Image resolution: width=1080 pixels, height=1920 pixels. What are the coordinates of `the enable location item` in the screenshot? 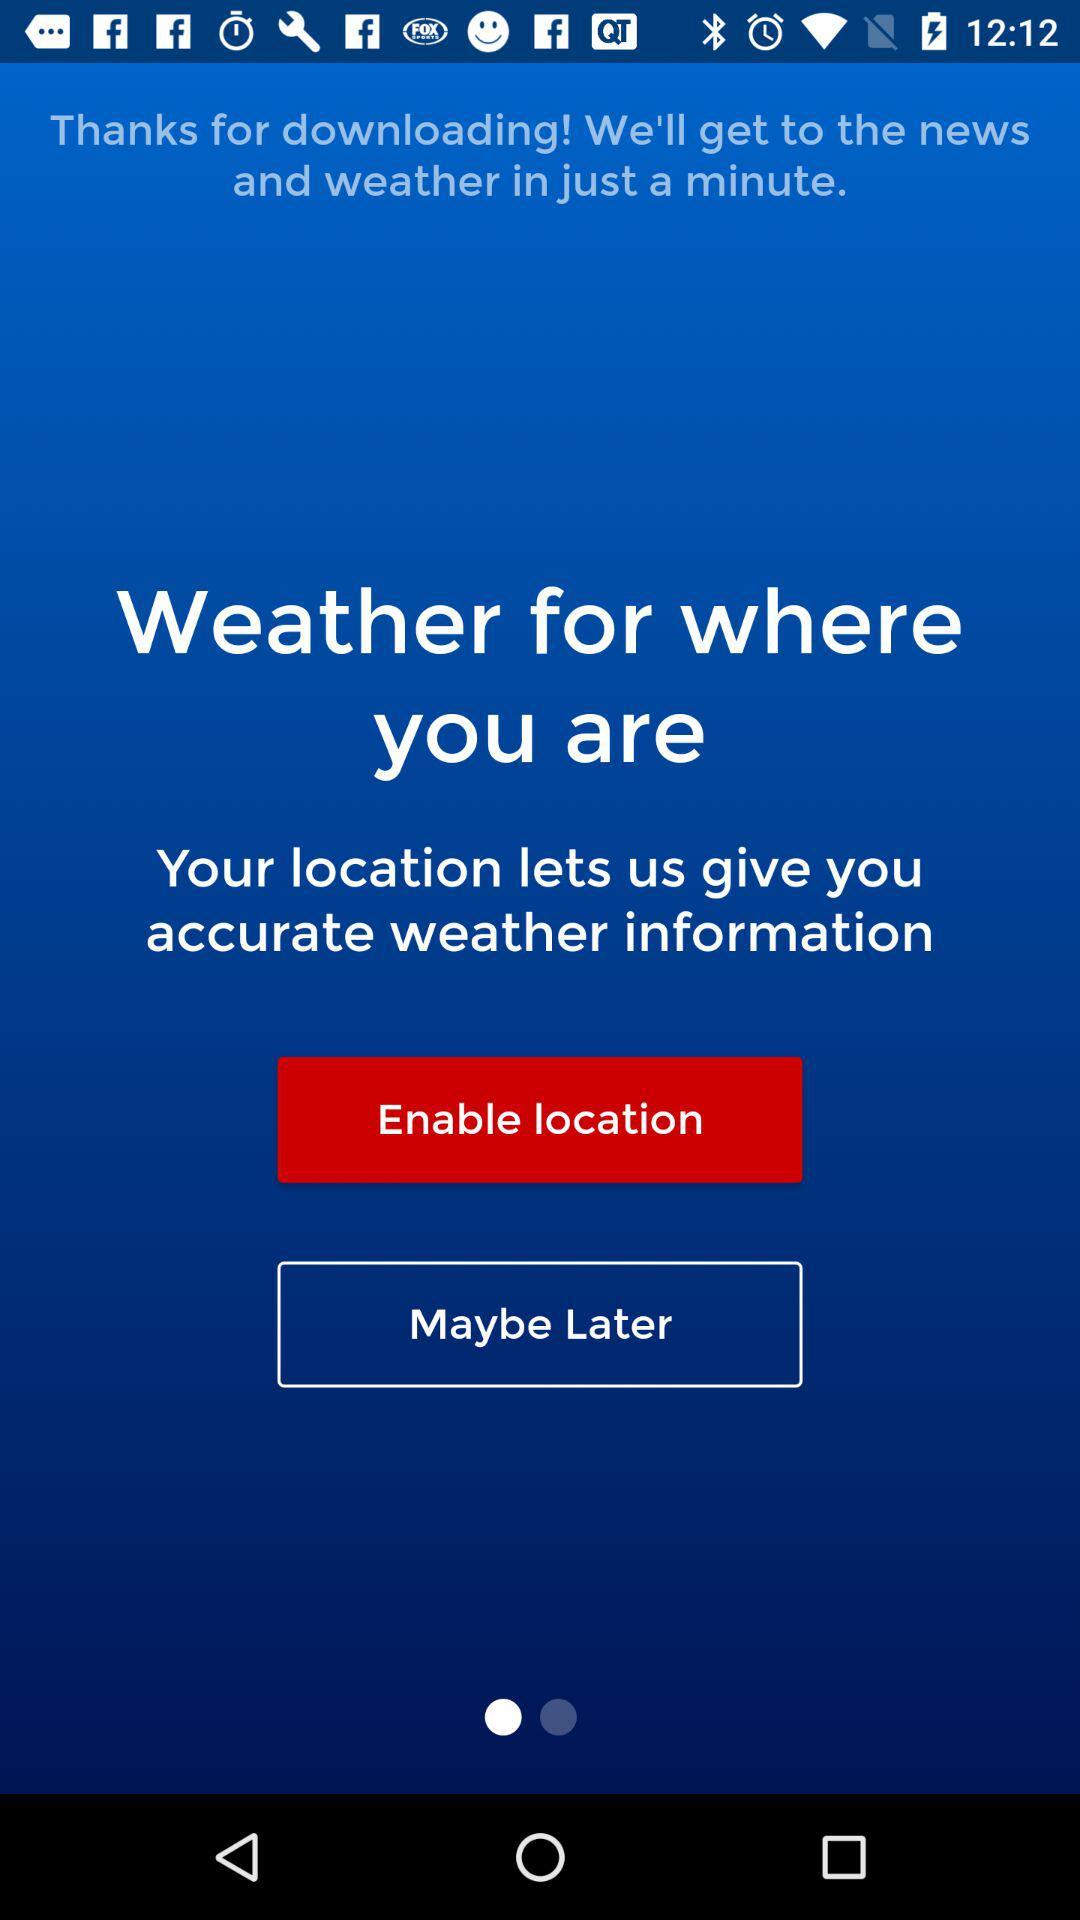 It's located at (540, 1118).